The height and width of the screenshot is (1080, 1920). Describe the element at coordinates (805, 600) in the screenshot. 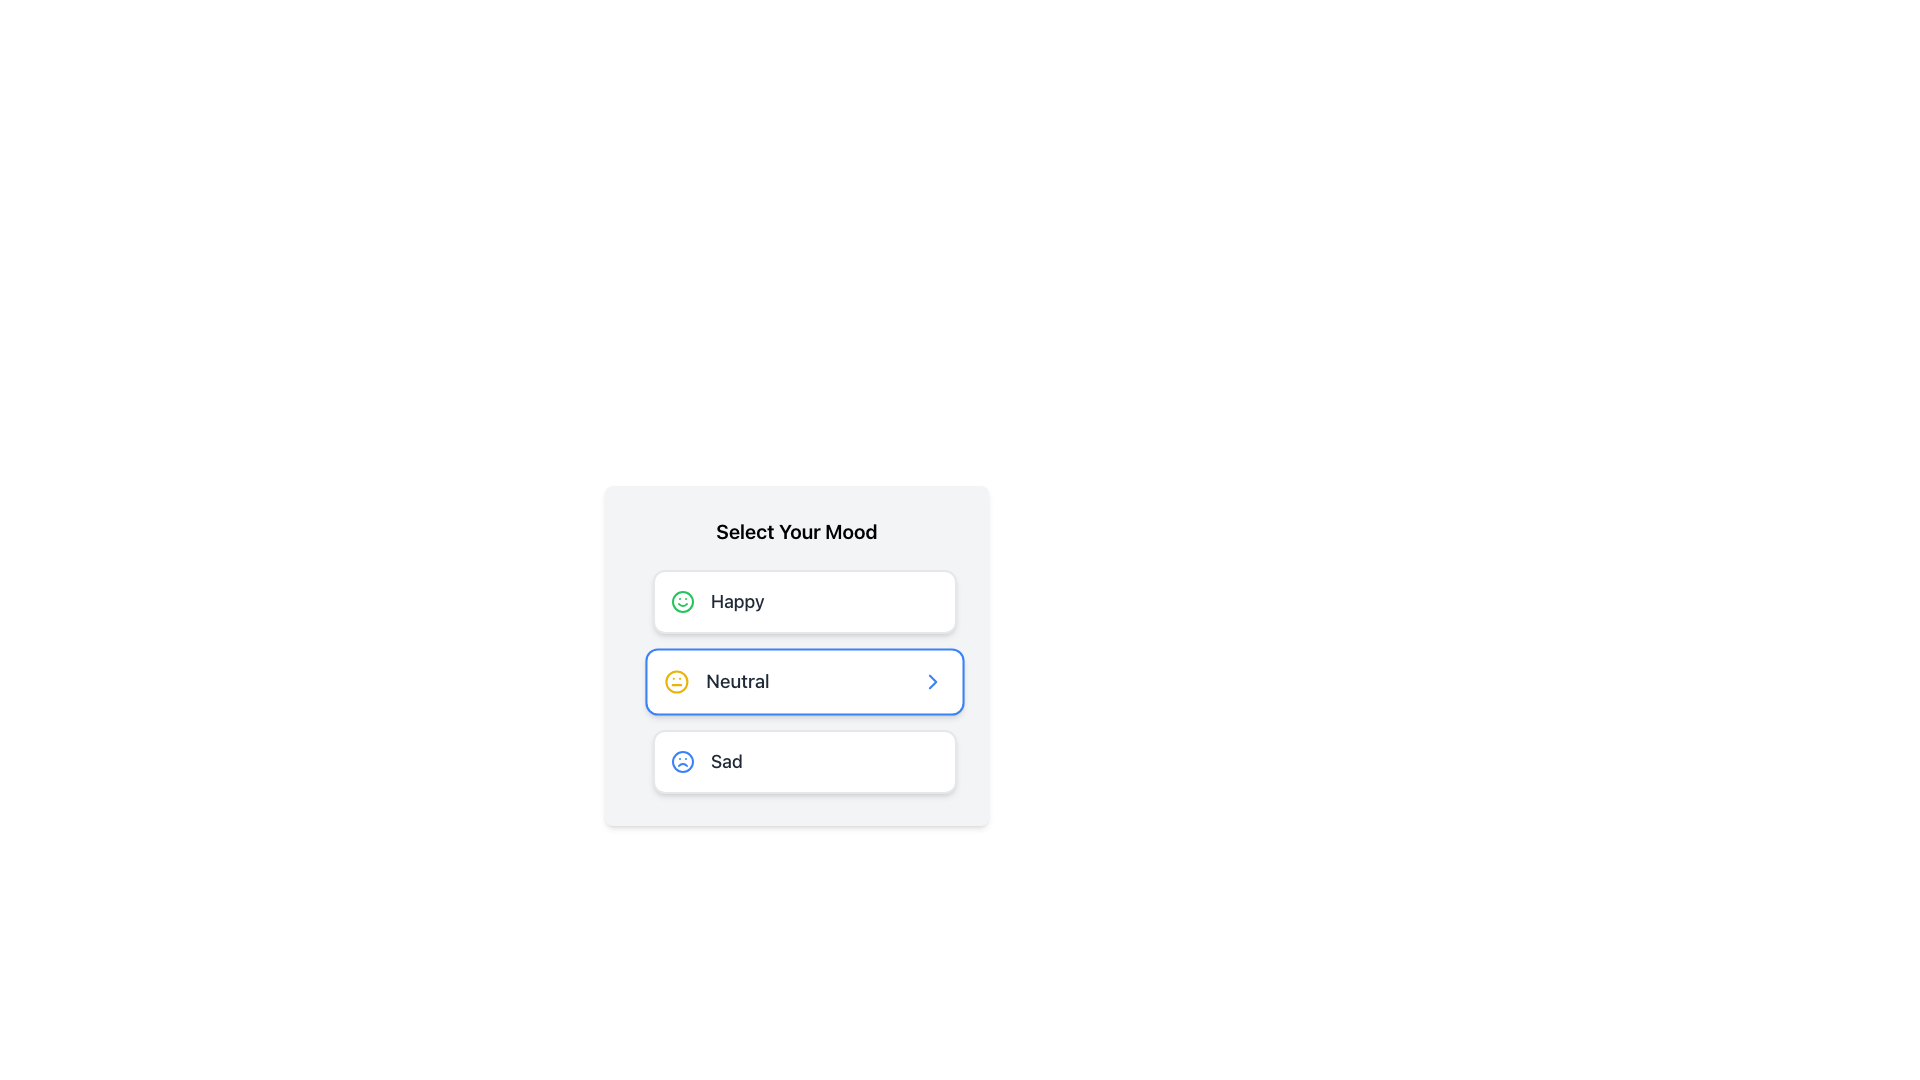

I see `the 'Happy' mood selectable option to focus or highlight it, which is the first item in the list of mood options under 'Select Your Mood'` at that location.